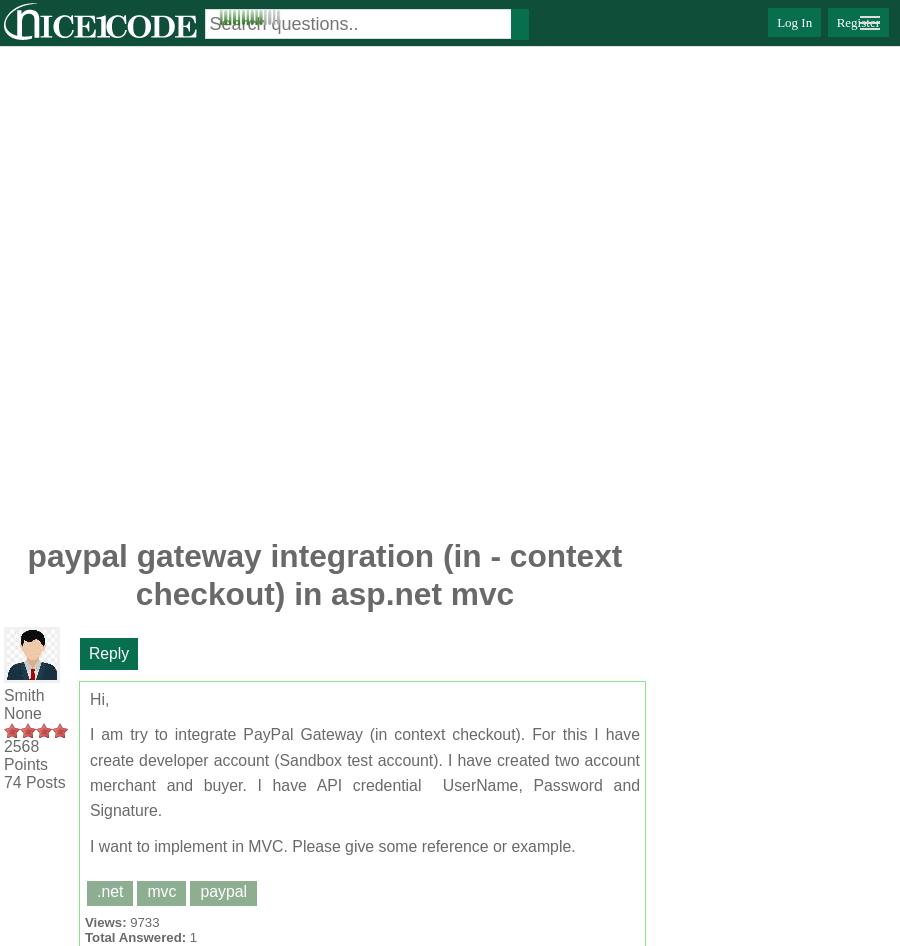 The height and width of the screenshot is (946, 900). Describe the element at coordinates (98, 699) in the screenshot. I see `'Hi,'` at that location.